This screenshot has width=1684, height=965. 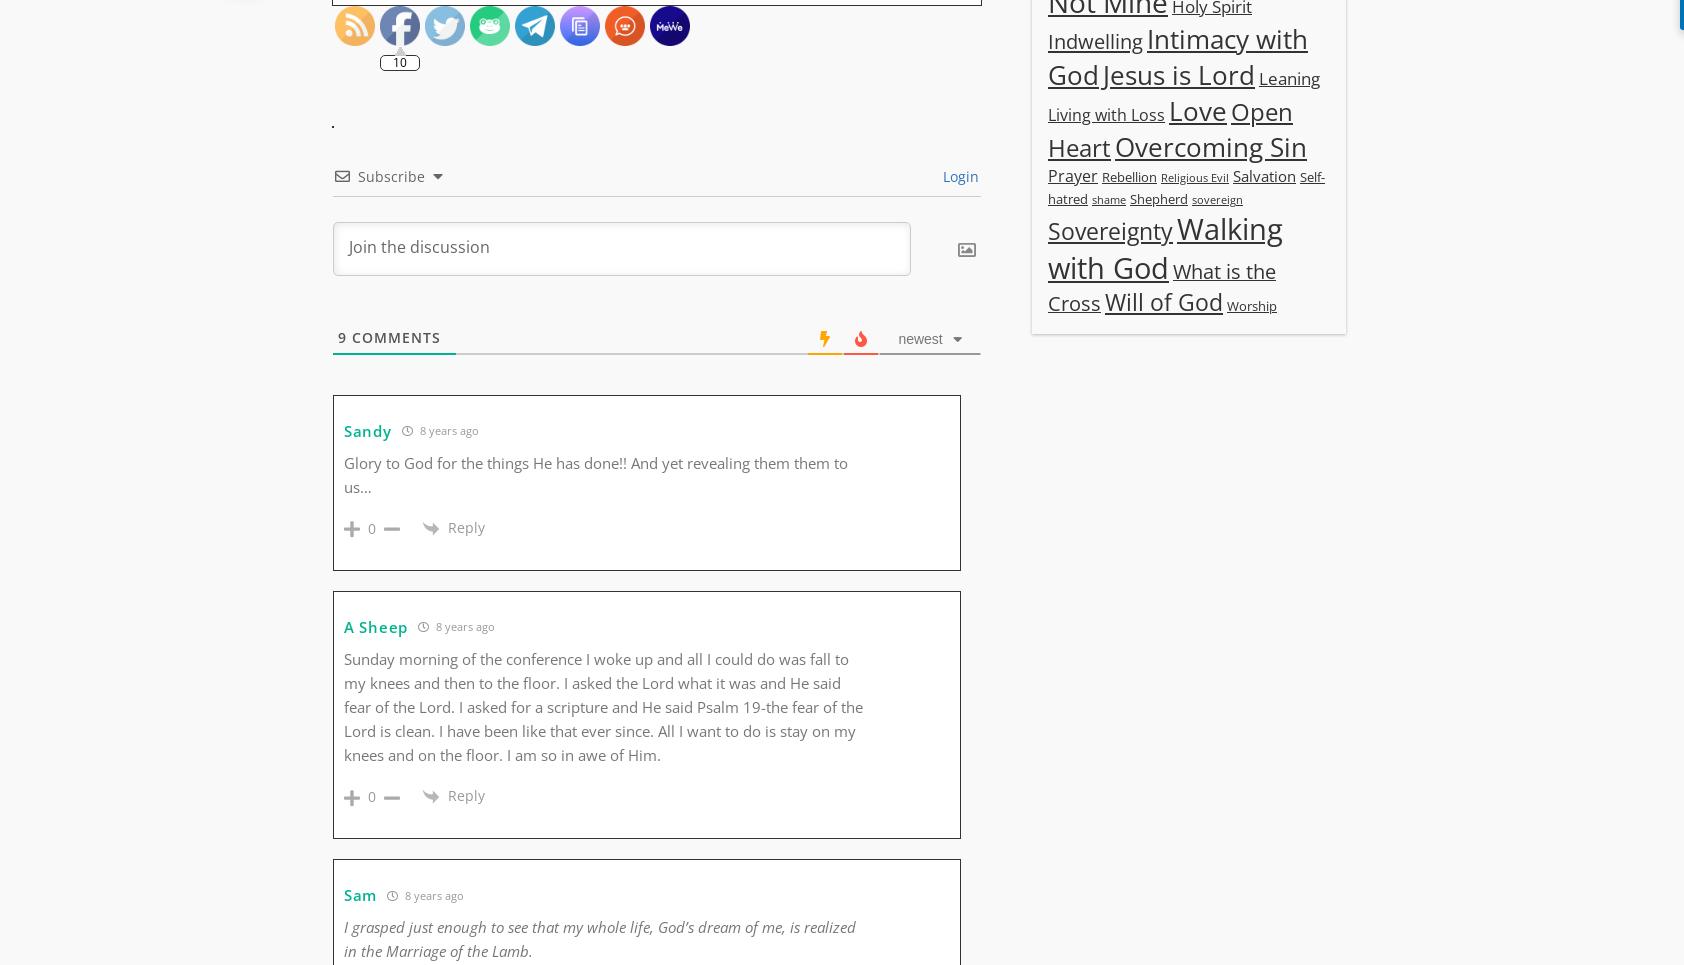 What do you see at coordinates (599, 939) in the screenshot?
I see `'I grasped just enough to see that my whole life, God’s dream of me, is realized in the Marriage of the Lamb.'` at bounding box center [599, 939].